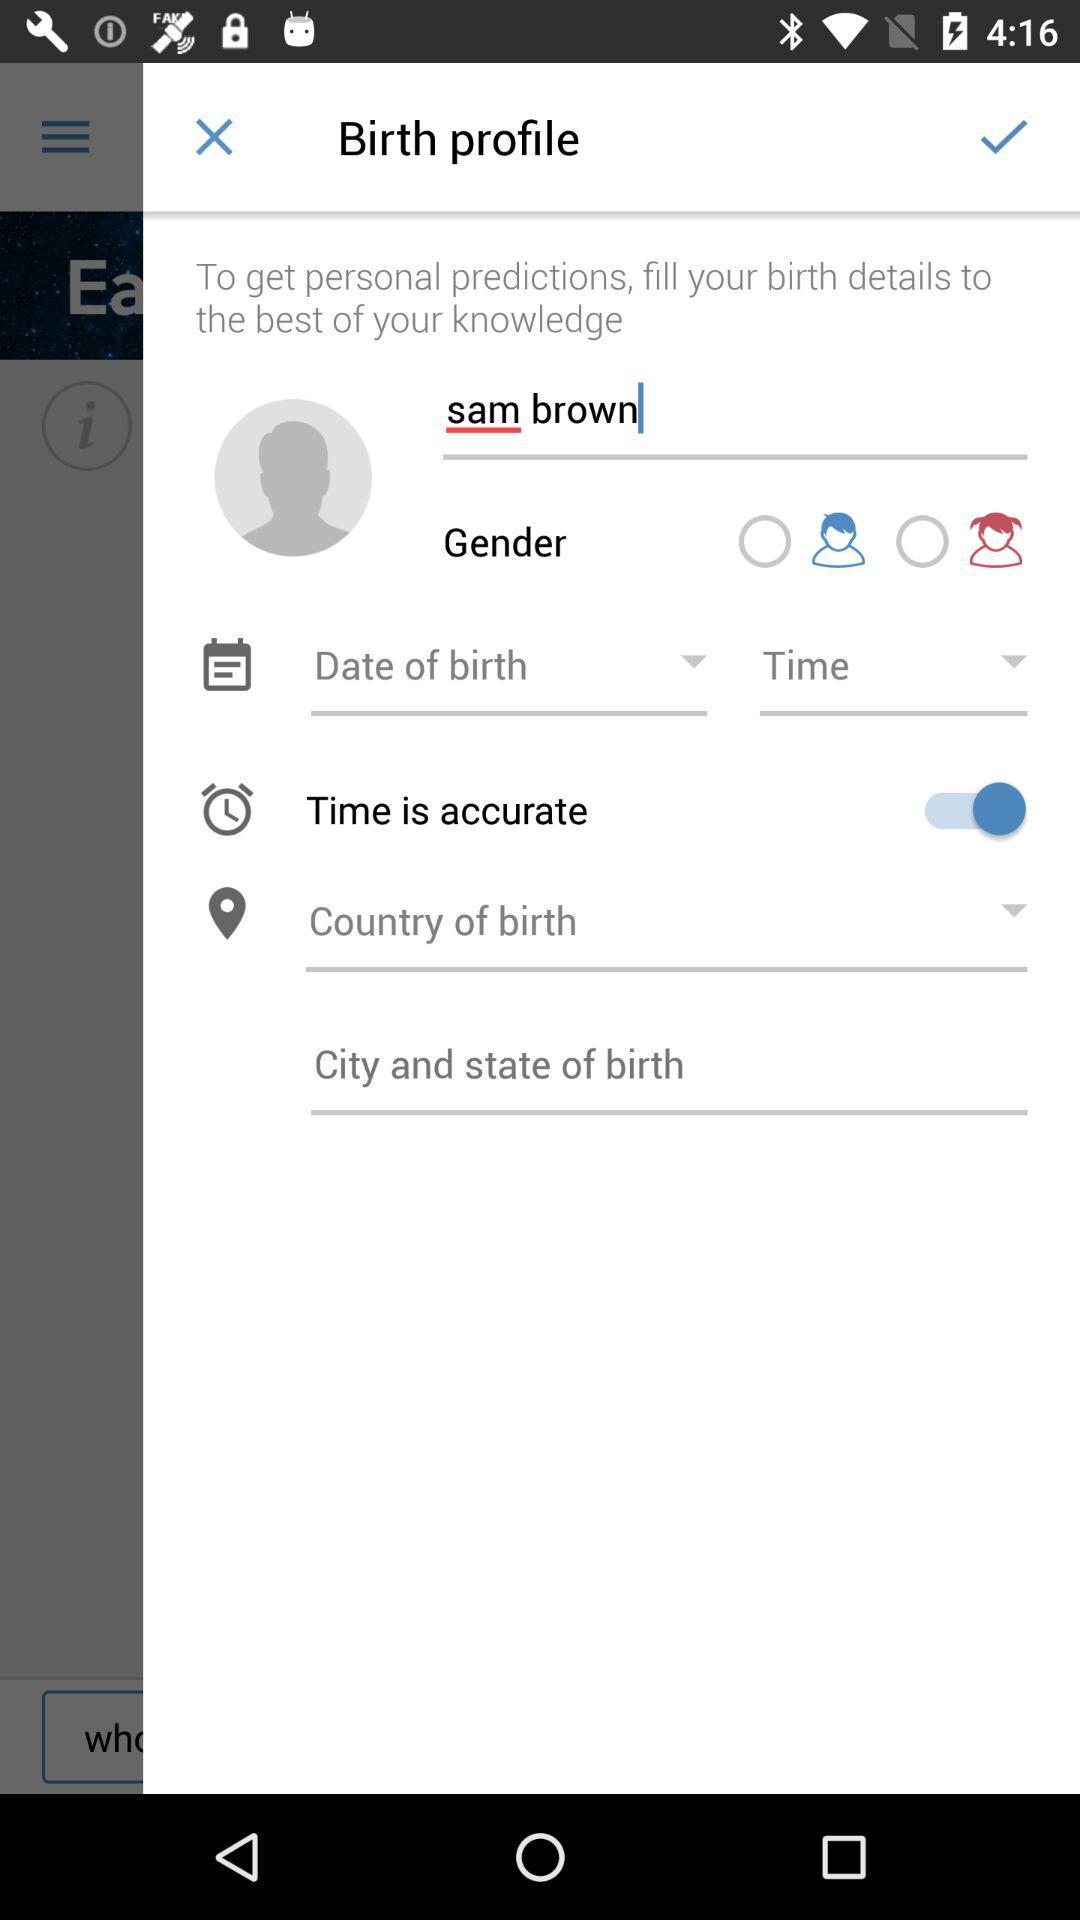  I want to click on the to get personal, so click(610, 276).